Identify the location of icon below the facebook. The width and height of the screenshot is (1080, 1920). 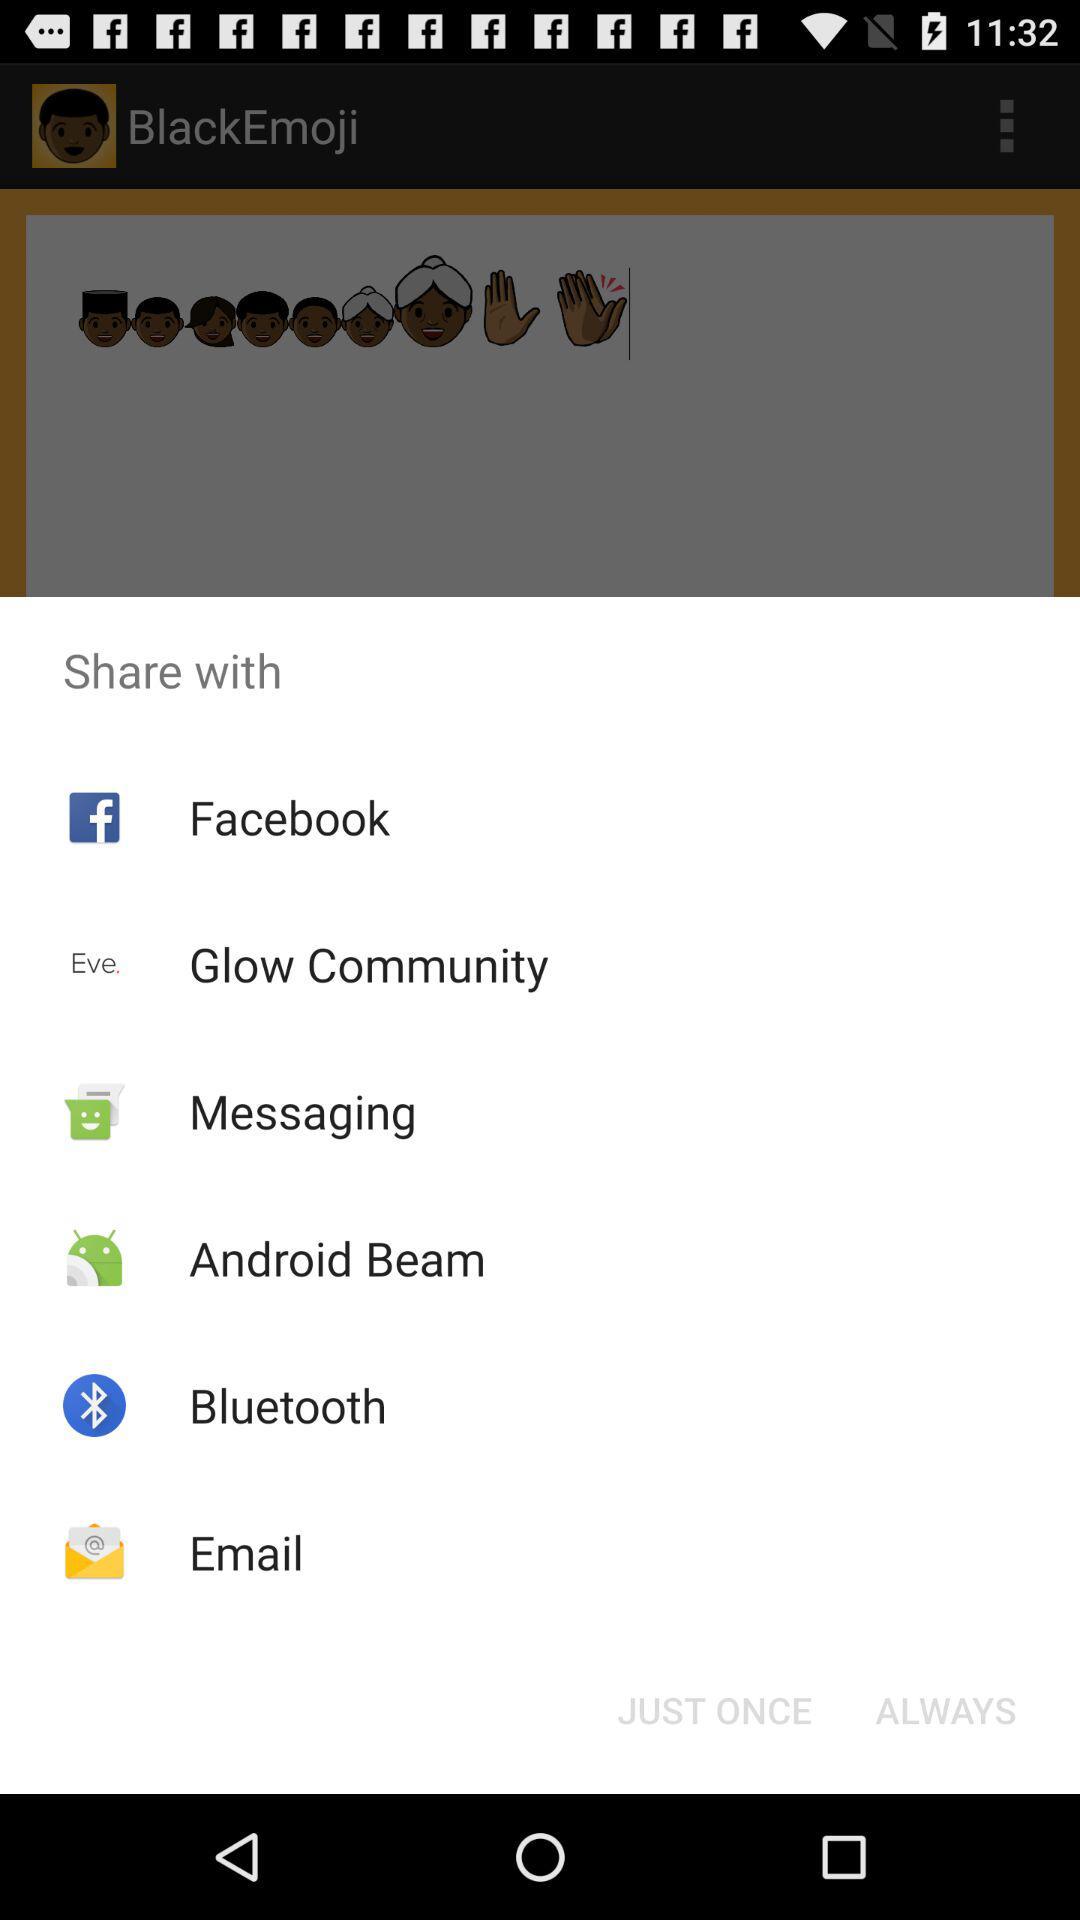
(369, 964).